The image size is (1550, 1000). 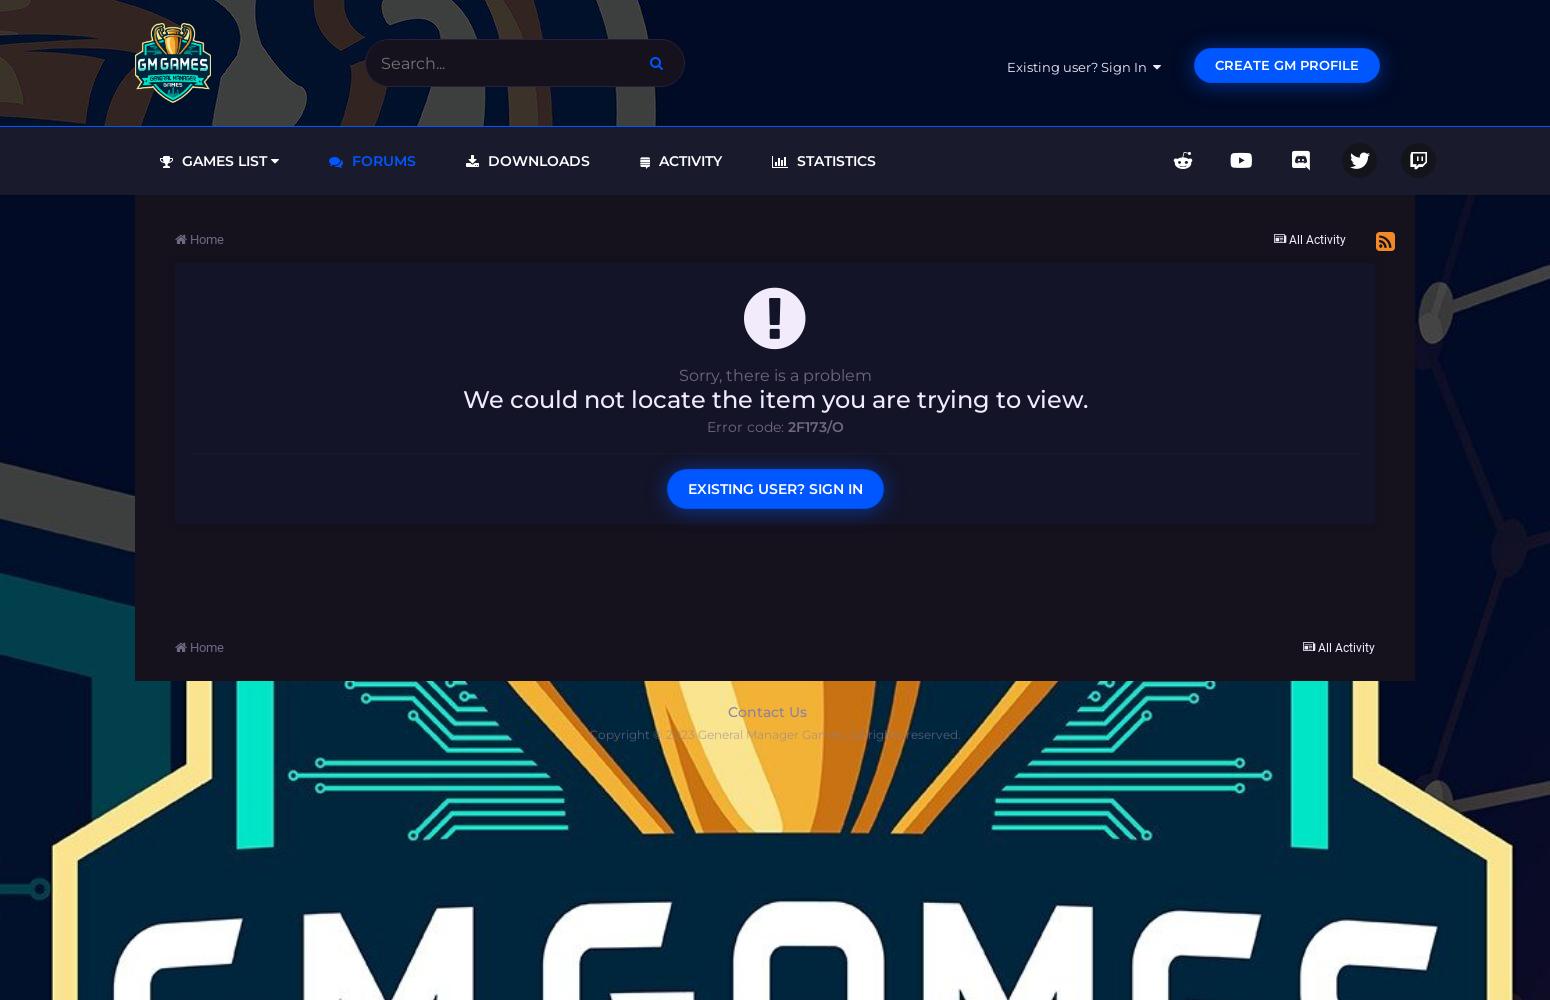 What do you see at coordinates (769, 217) in the screenshot?
I see `'Leaderboard'` at bounding box center [769, 217].